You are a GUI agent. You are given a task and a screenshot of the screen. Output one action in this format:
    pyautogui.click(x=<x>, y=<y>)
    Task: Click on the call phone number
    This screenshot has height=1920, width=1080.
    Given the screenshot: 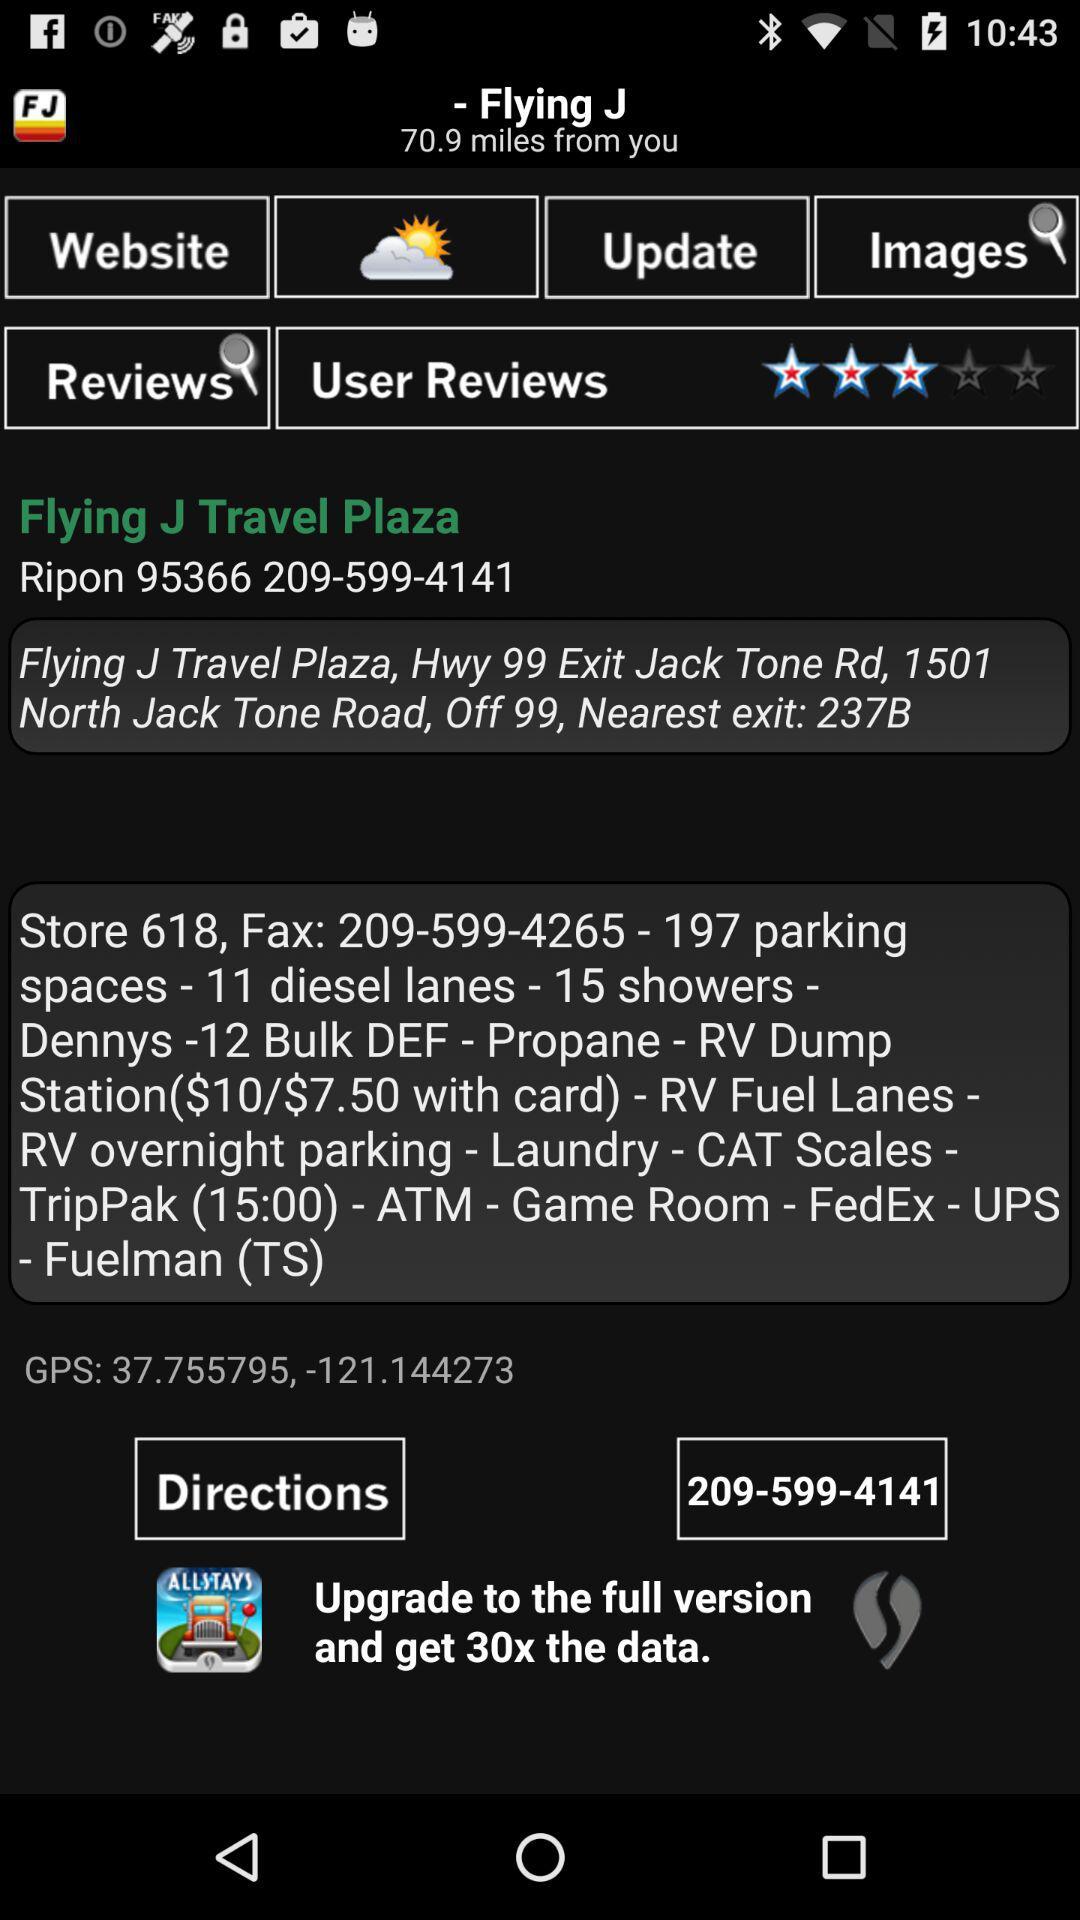 What is the action you would take?
    pyautogui.click(x=812, y=1488)
    